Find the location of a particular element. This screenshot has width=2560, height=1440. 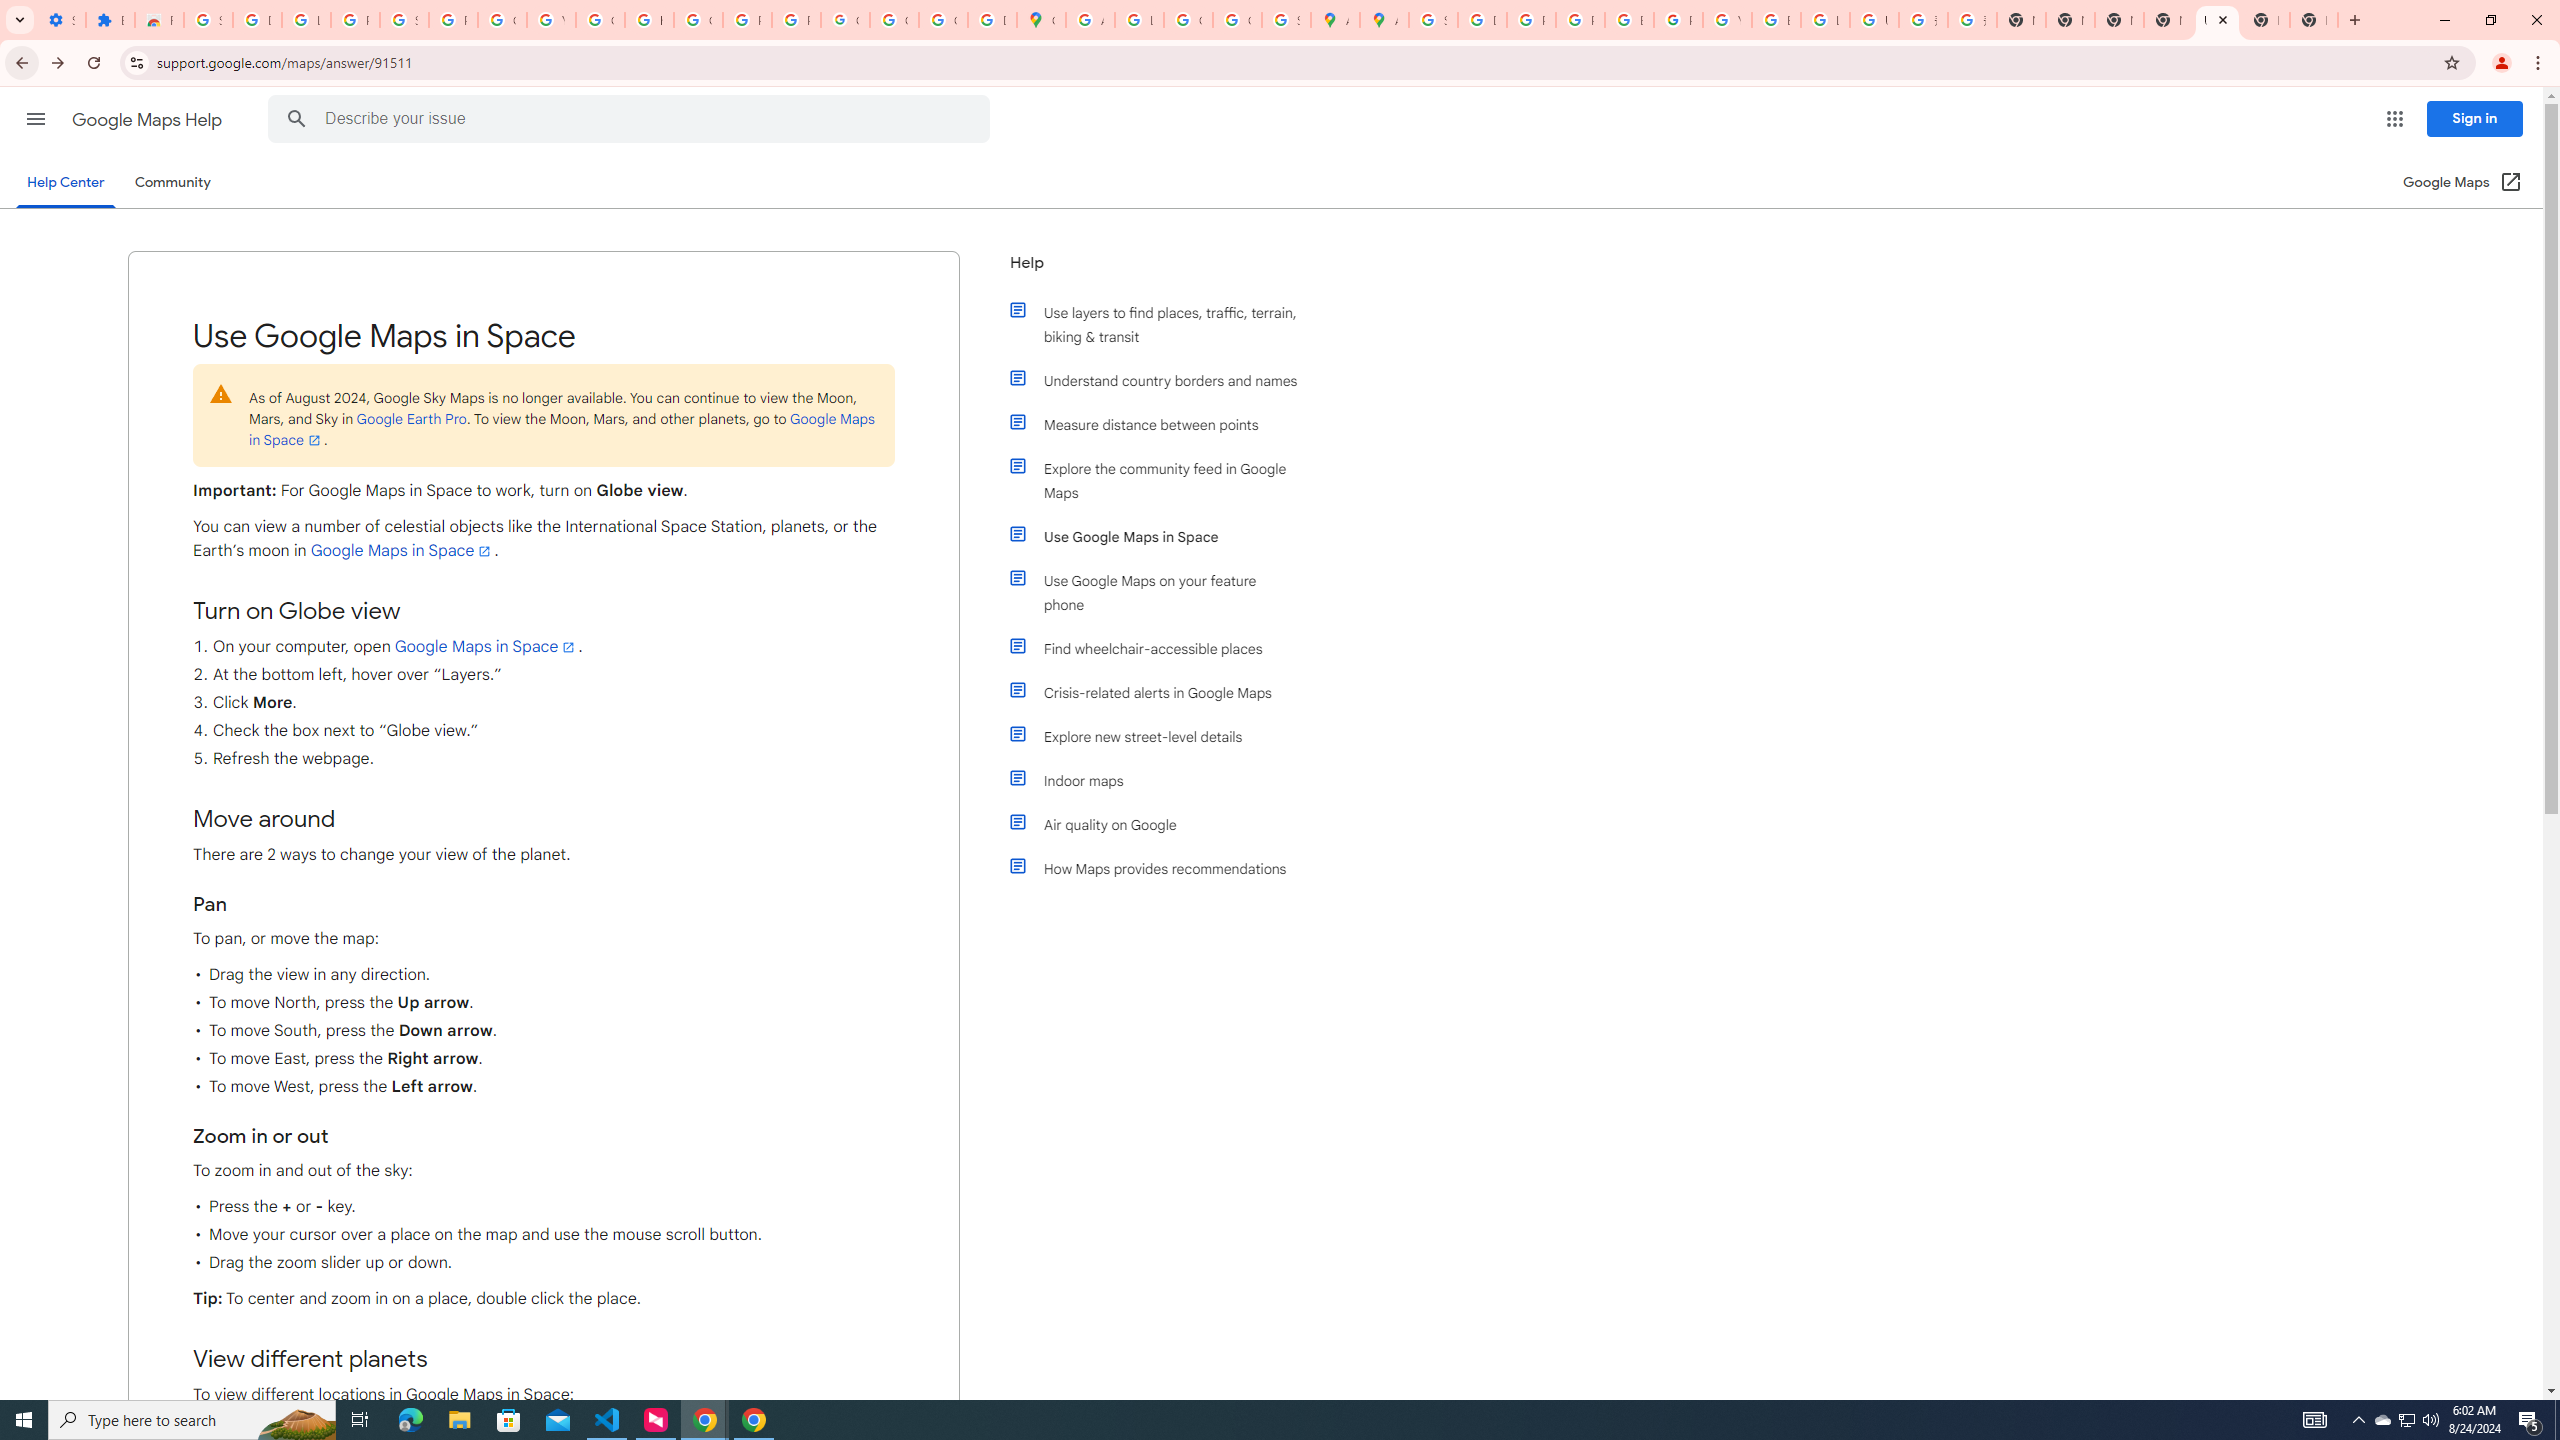

'Use Google Maps in Space - Google Maps Help' is located at coordinates (2215, 19).